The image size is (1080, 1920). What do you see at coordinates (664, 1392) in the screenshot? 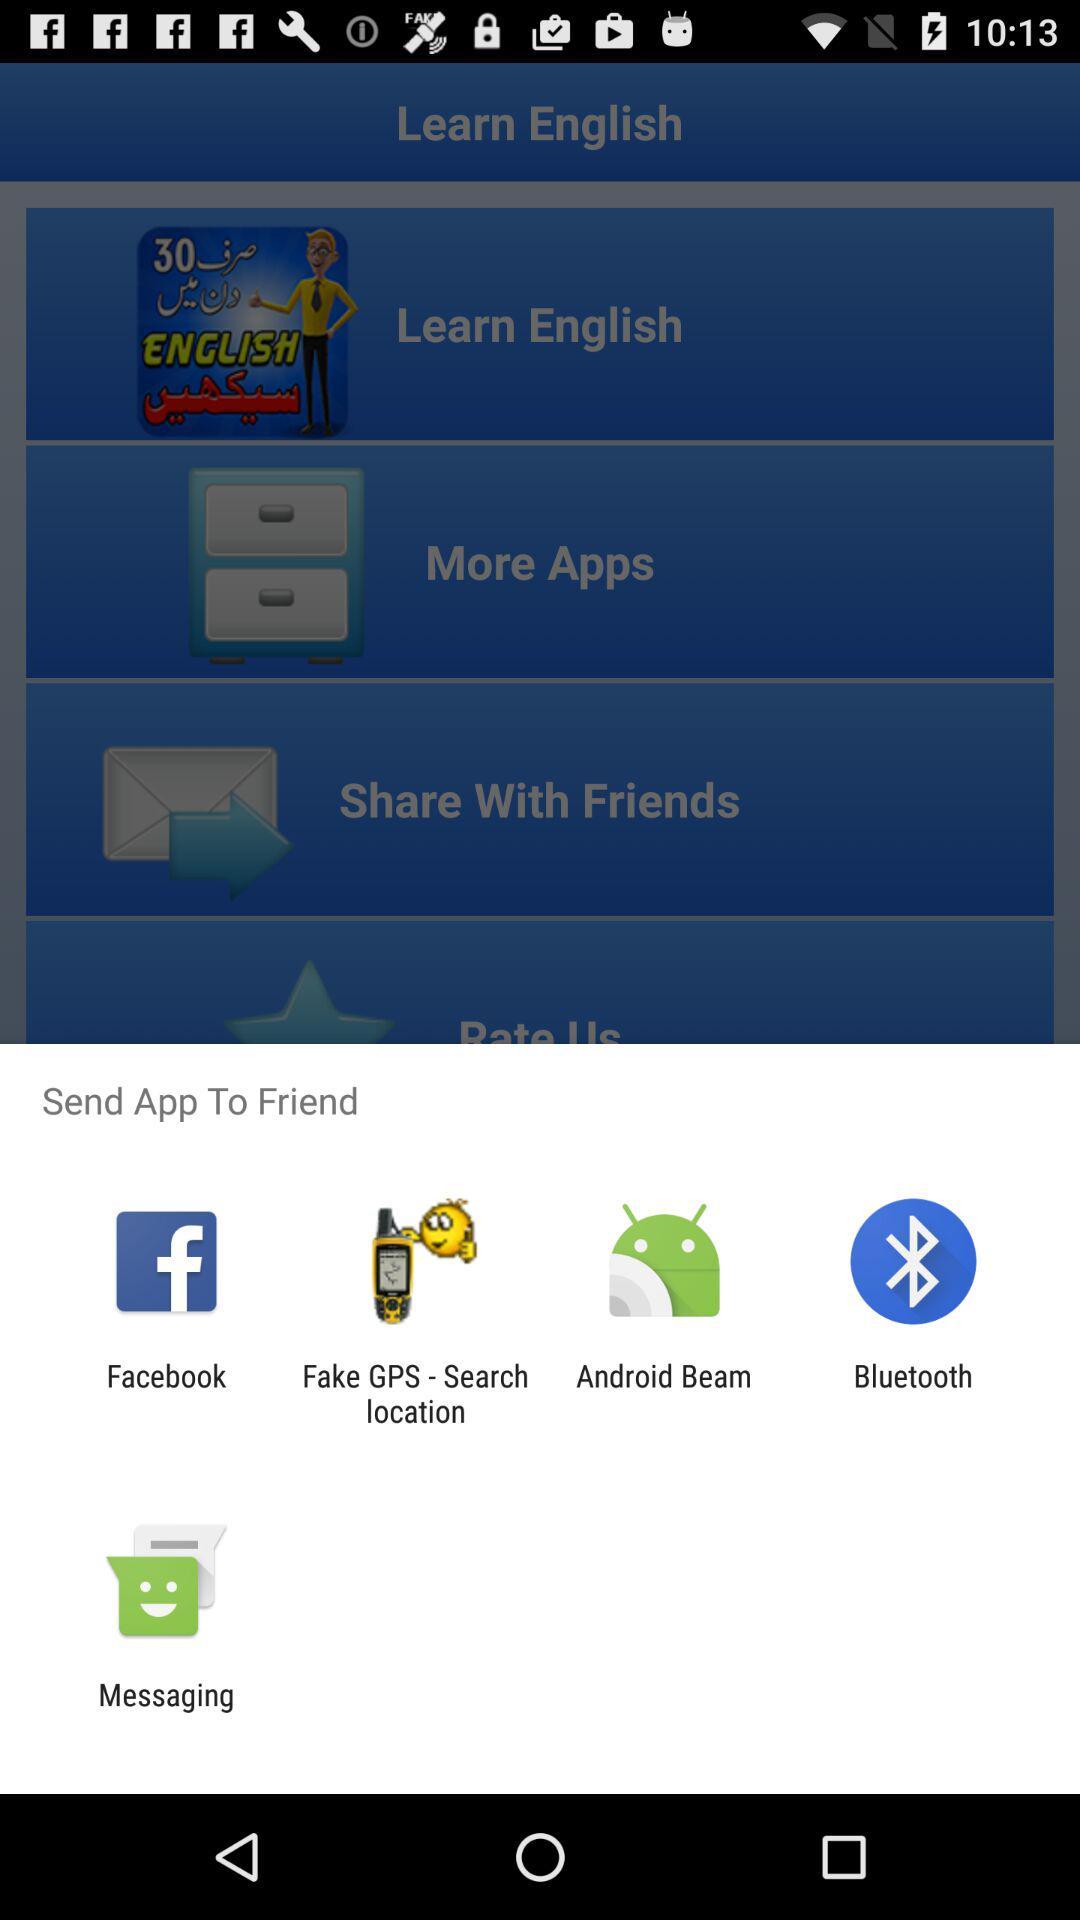
I see `the item to the left of bluetooth icon` at bounding box center [664, 1392].